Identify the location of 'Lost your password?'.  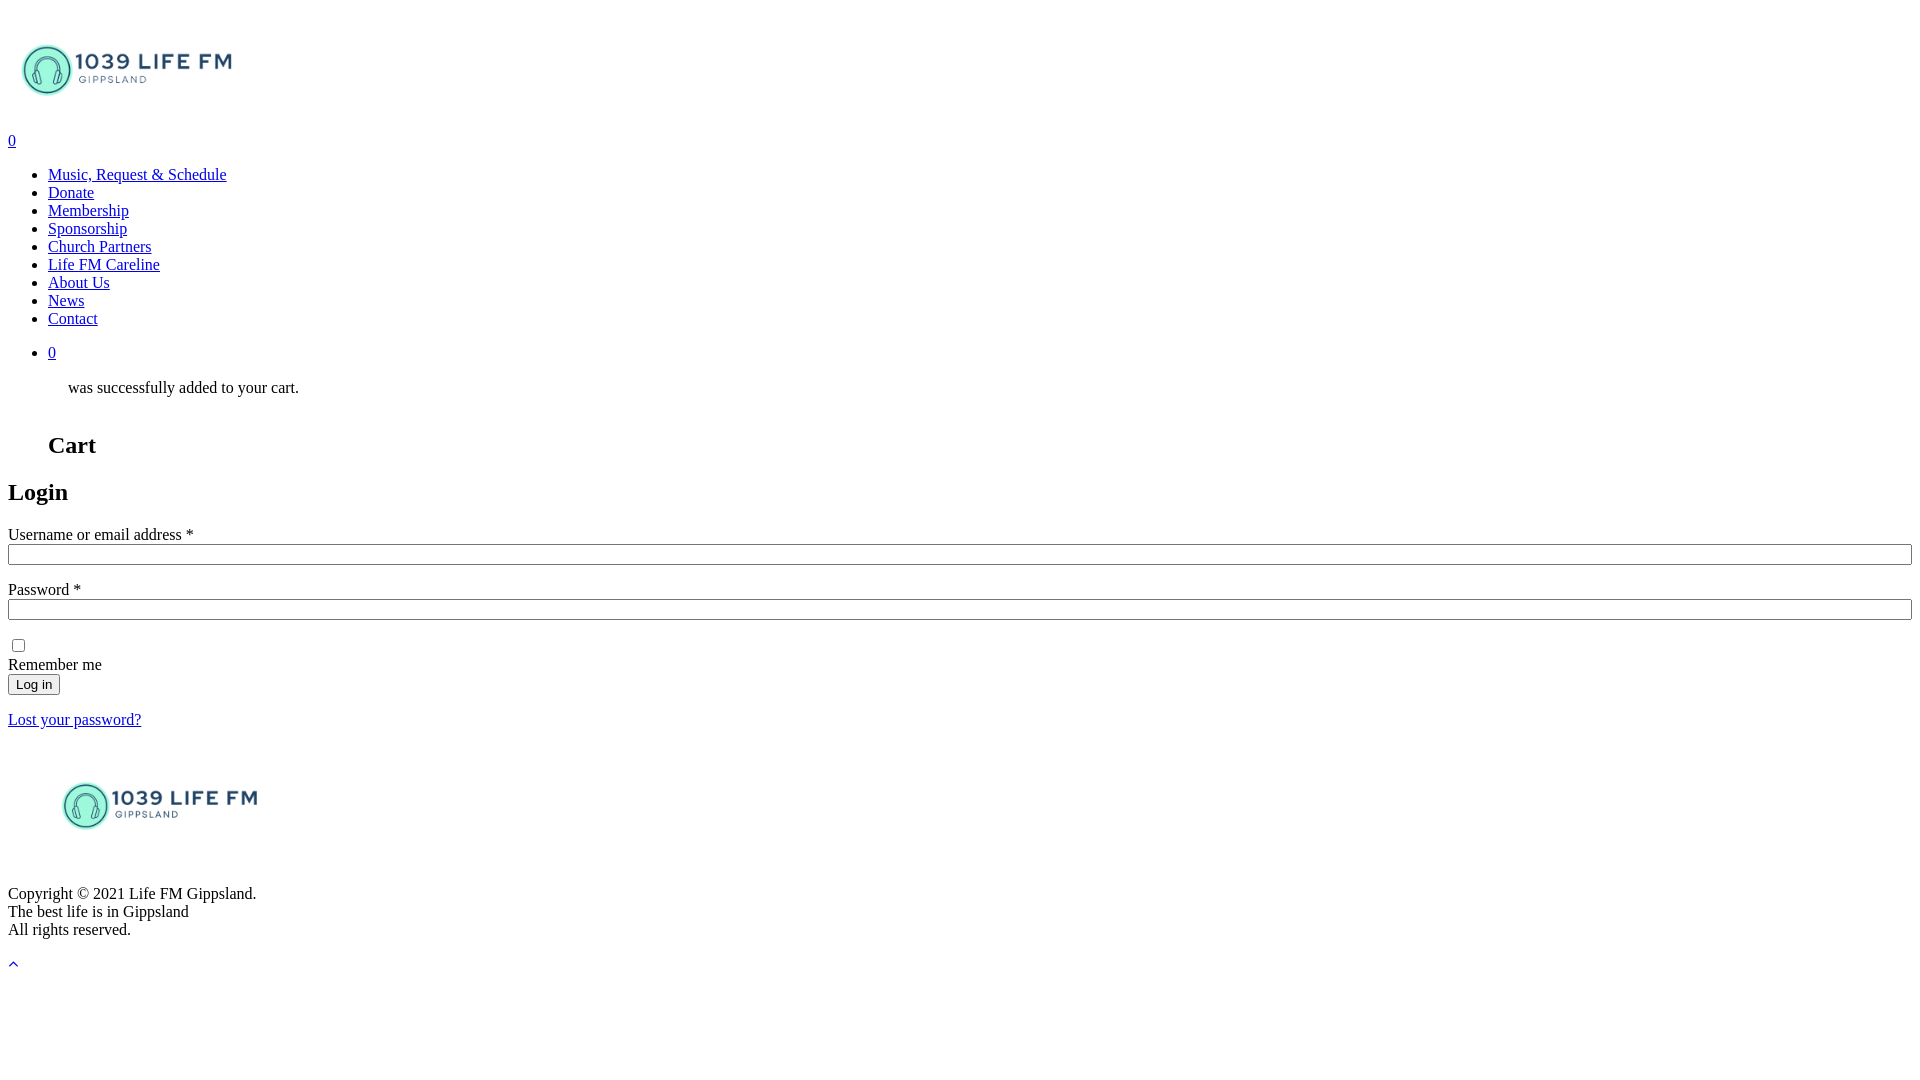
(74, 718).